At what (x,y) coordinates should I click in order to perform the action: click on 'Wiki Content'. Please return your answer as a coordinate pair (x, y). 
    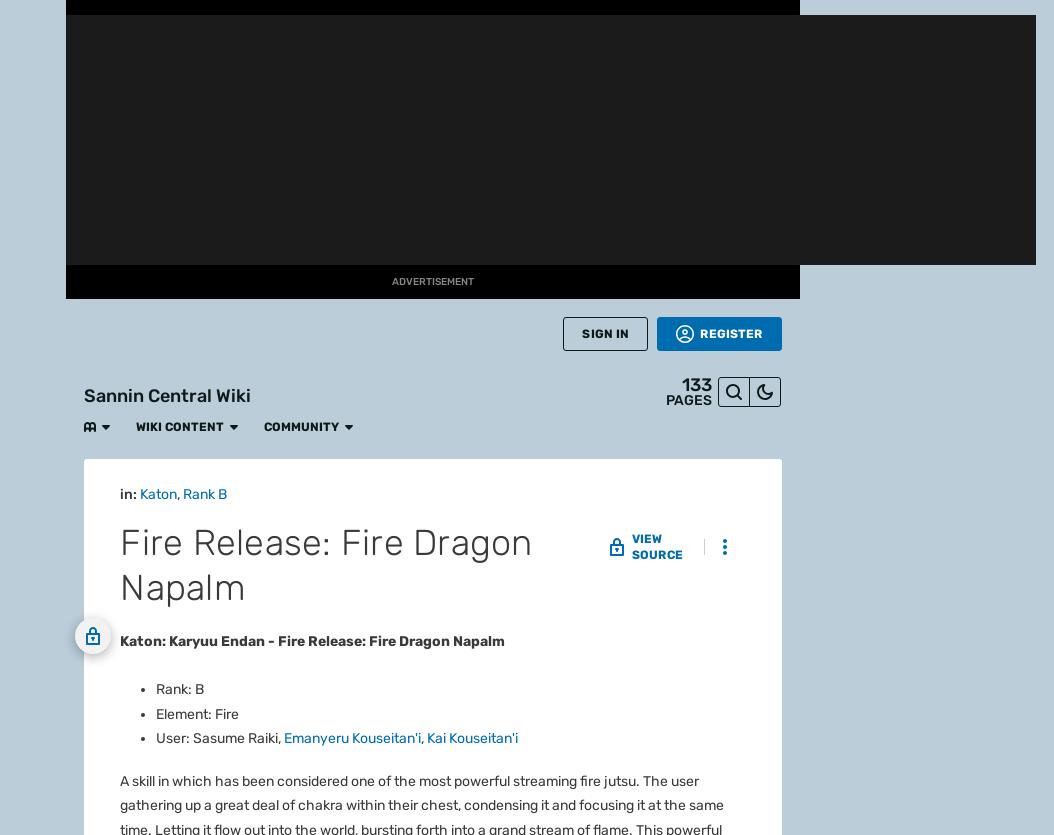
    Looking at the image, I should click on (163, 21).